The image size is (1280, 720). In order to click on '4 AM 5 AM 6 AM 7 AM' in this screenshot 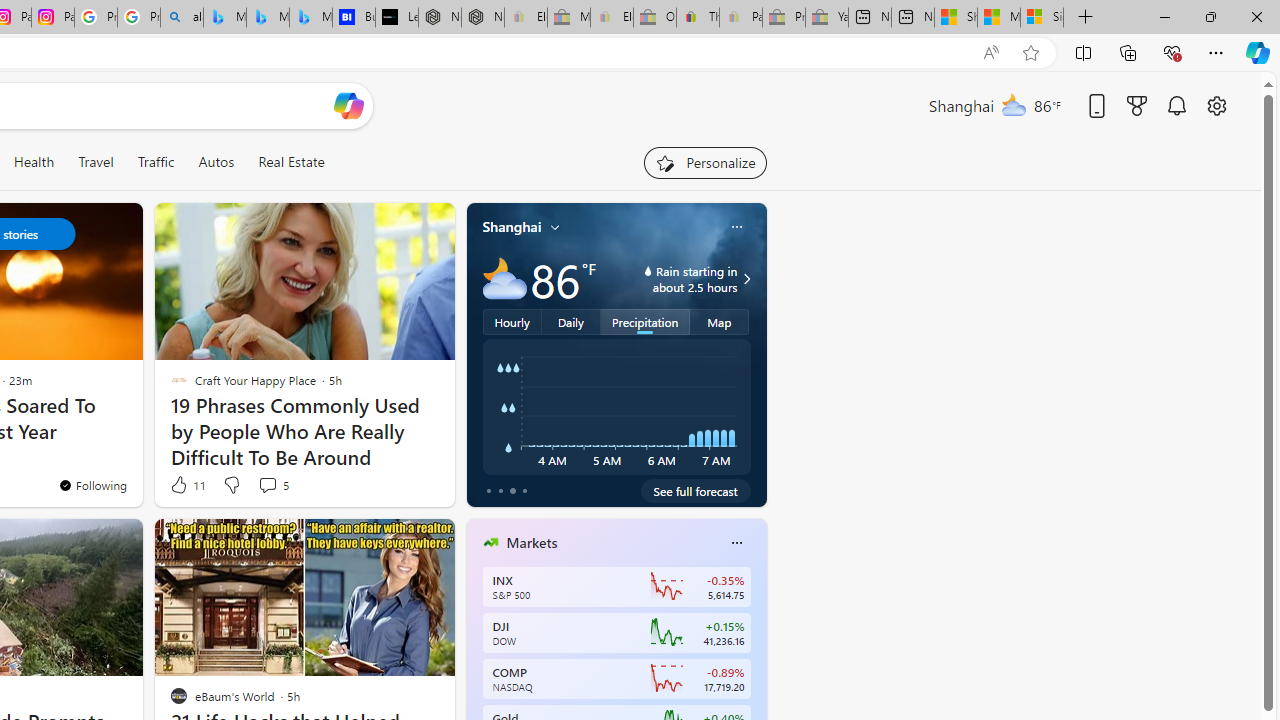, I will do `click(615, 406)`.